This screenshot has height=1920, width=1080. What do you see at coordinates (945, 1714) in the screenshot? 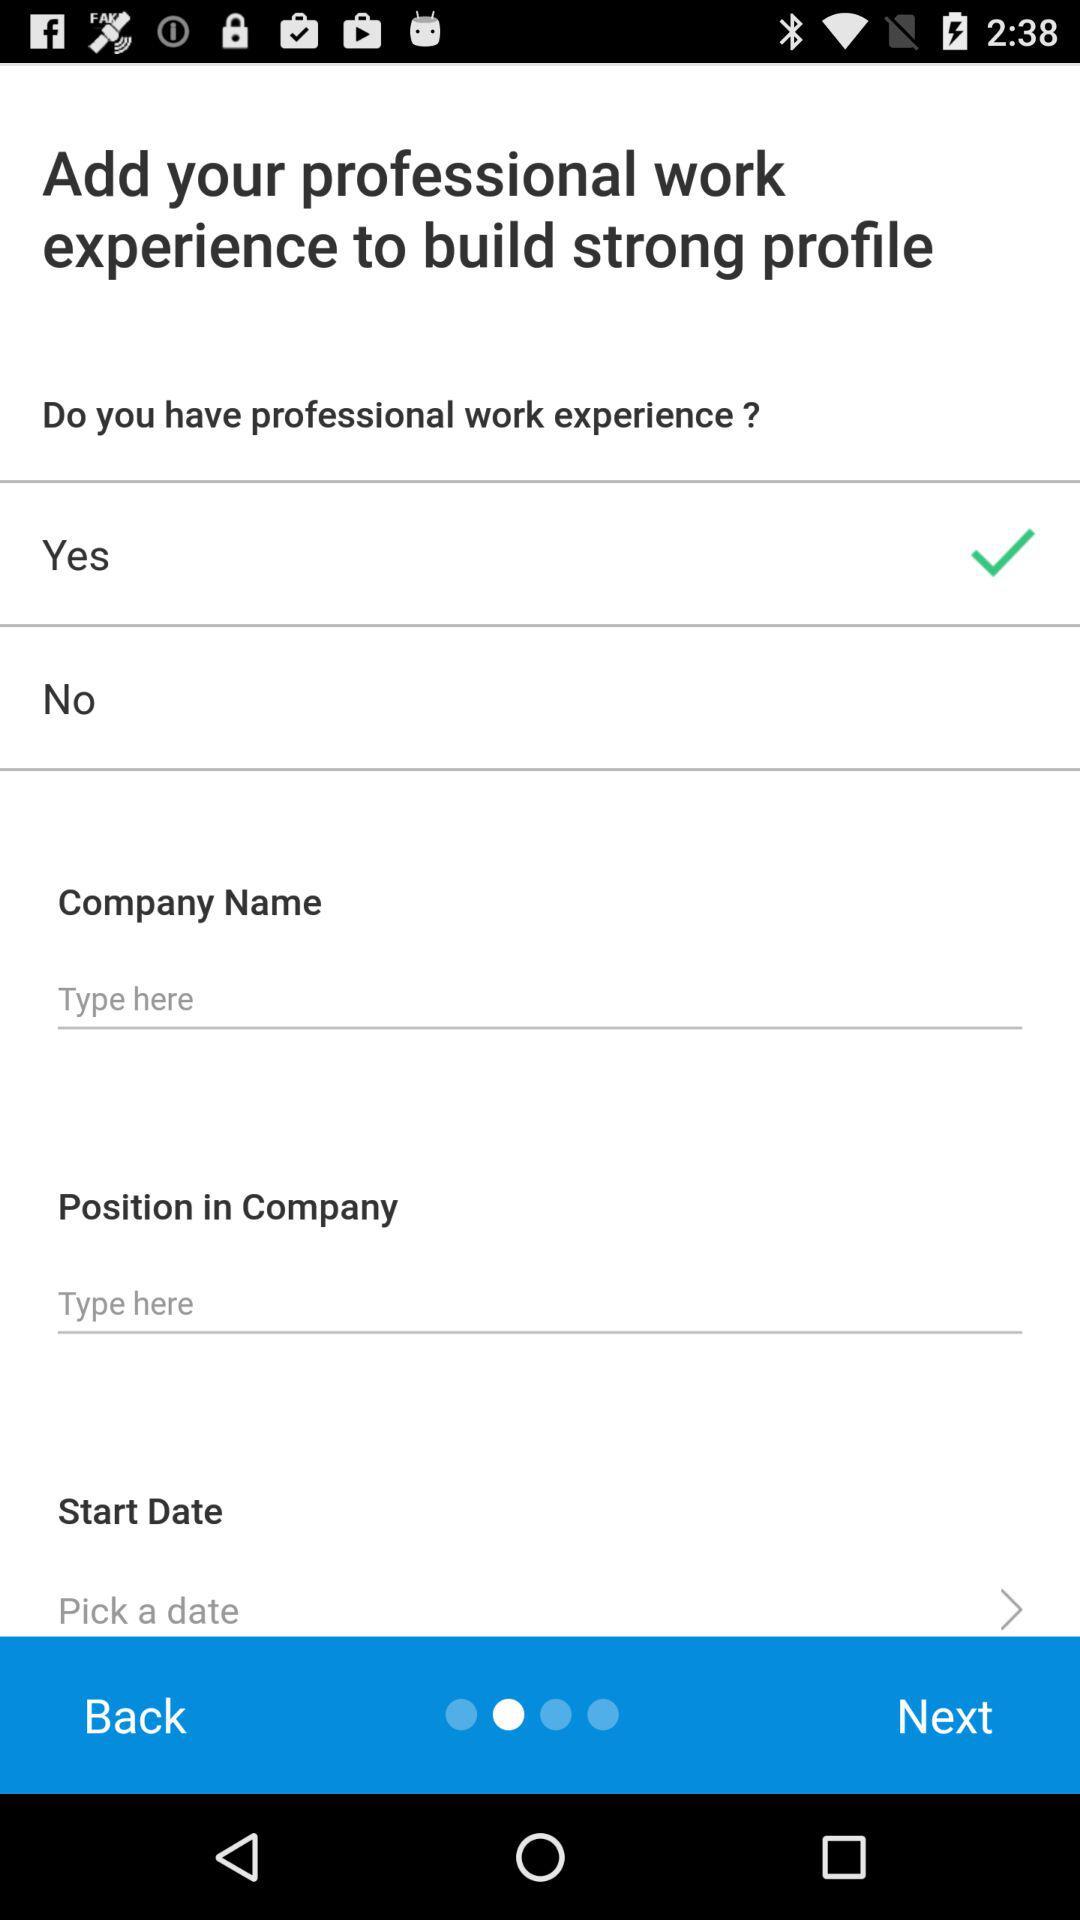
I see `next` at bounding box center [945, 1714].